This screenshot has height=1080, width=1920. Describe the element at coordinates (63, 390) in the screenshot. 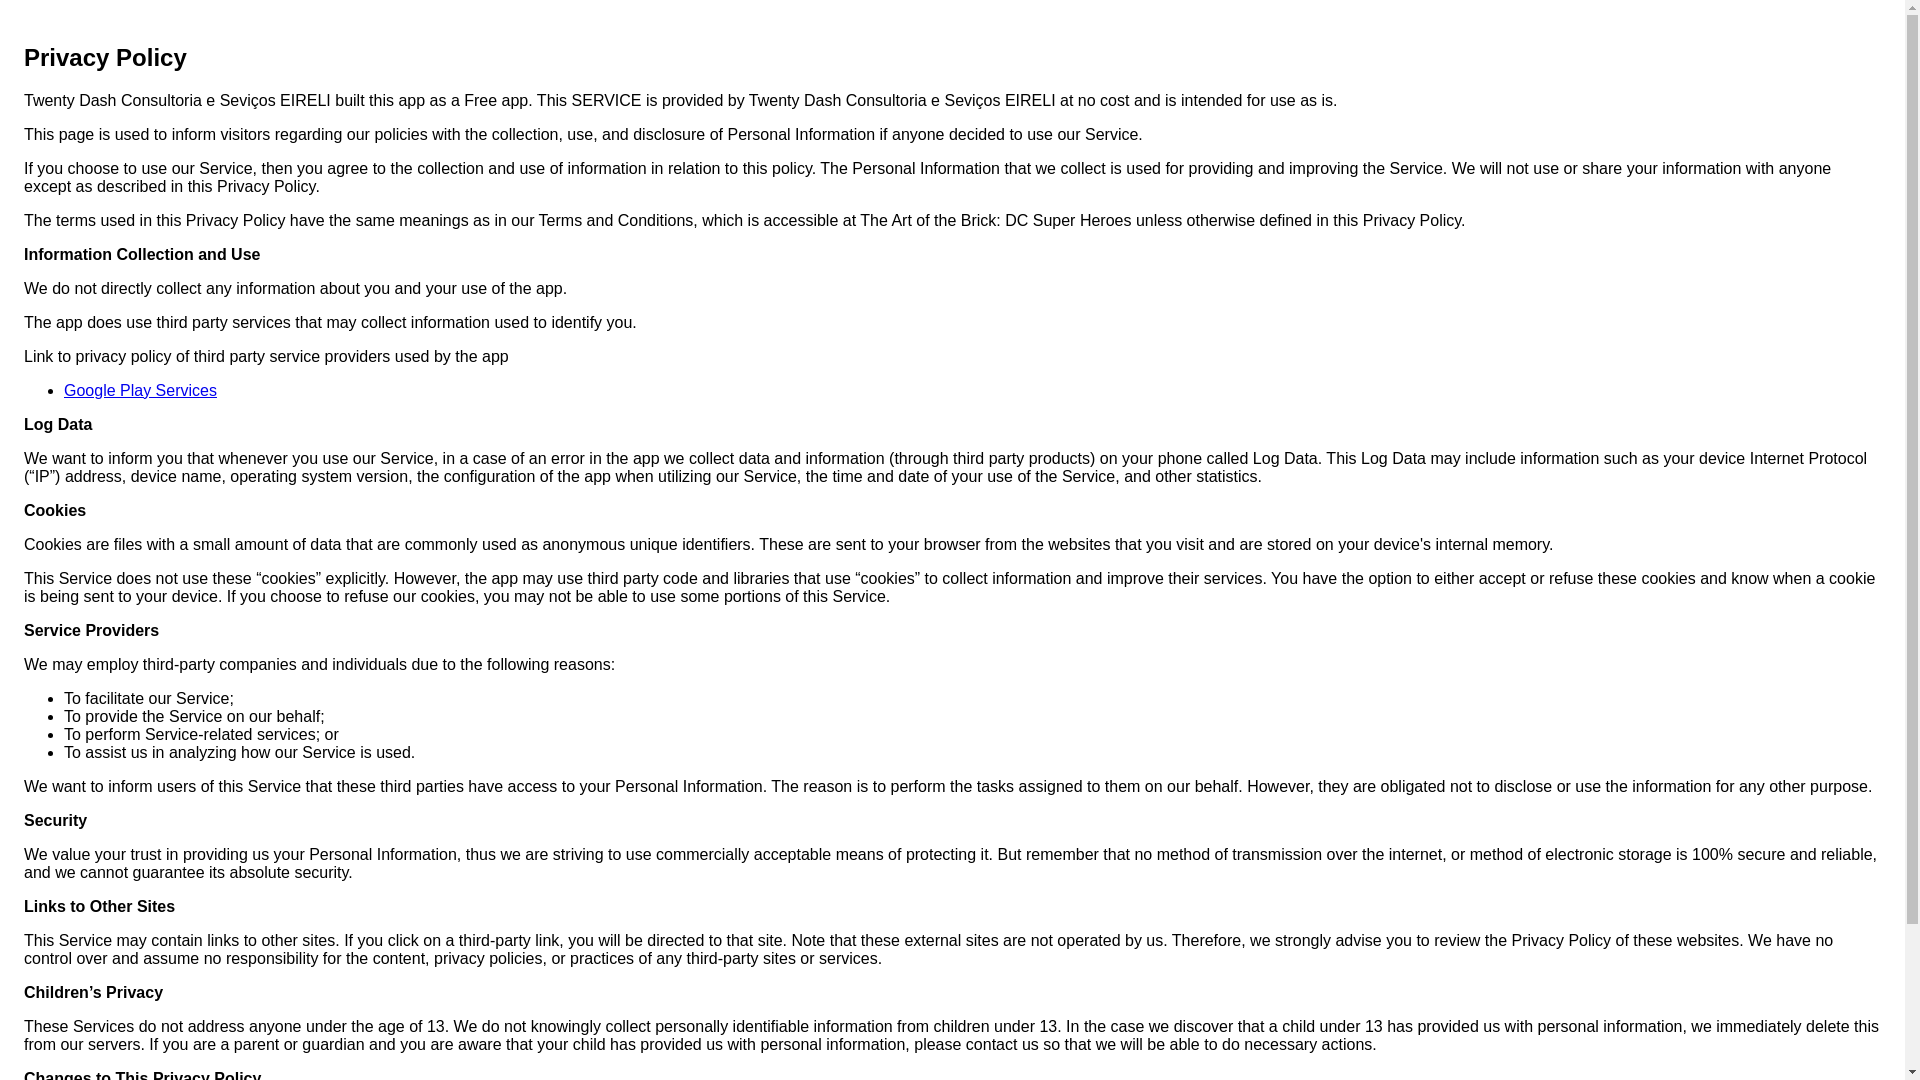

I see `'Google Play Services'` at that location.